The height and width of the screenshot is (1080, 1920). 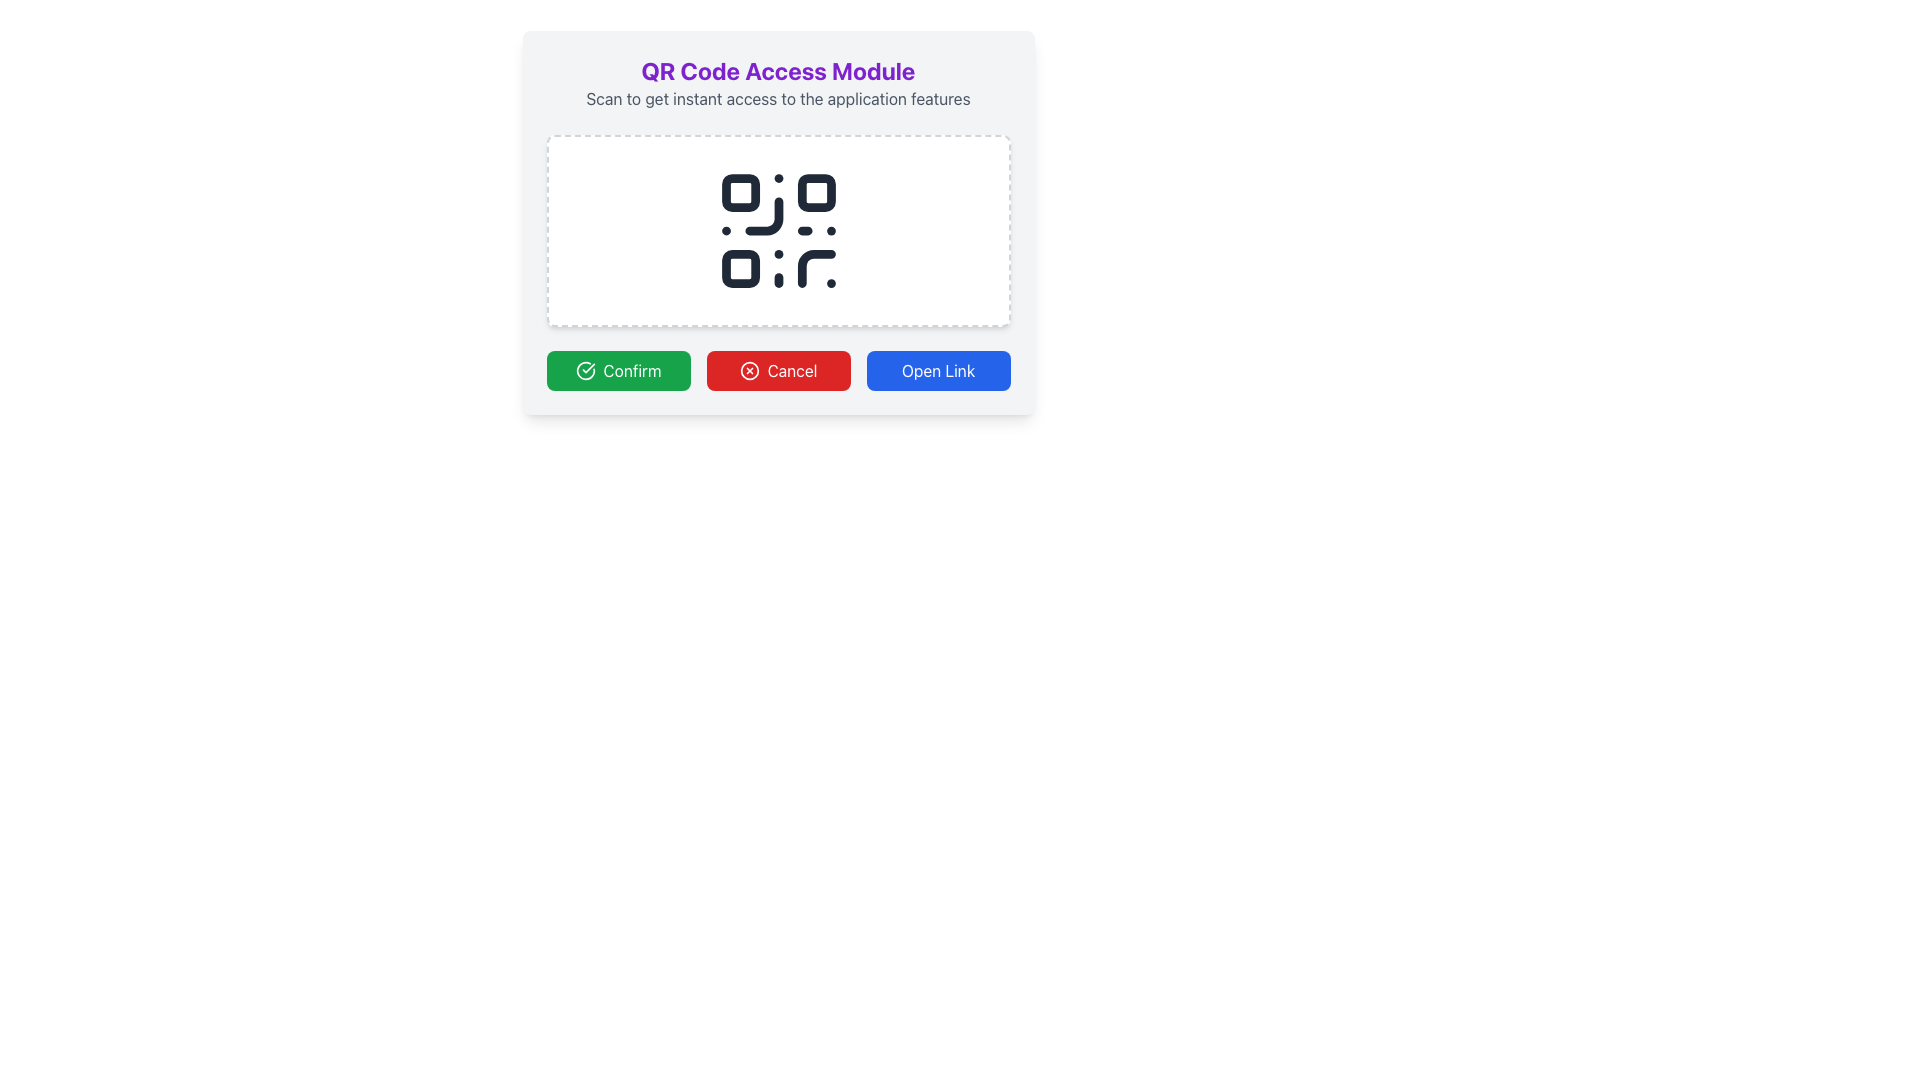 What do you see at coordinates (748, 370) in the screenshot?
I see `the circular decorative element representing a 'cancel' or 'close' action located at the upper-right corner of the QR Code Access Module dialog` at bounding box center [748, 370].